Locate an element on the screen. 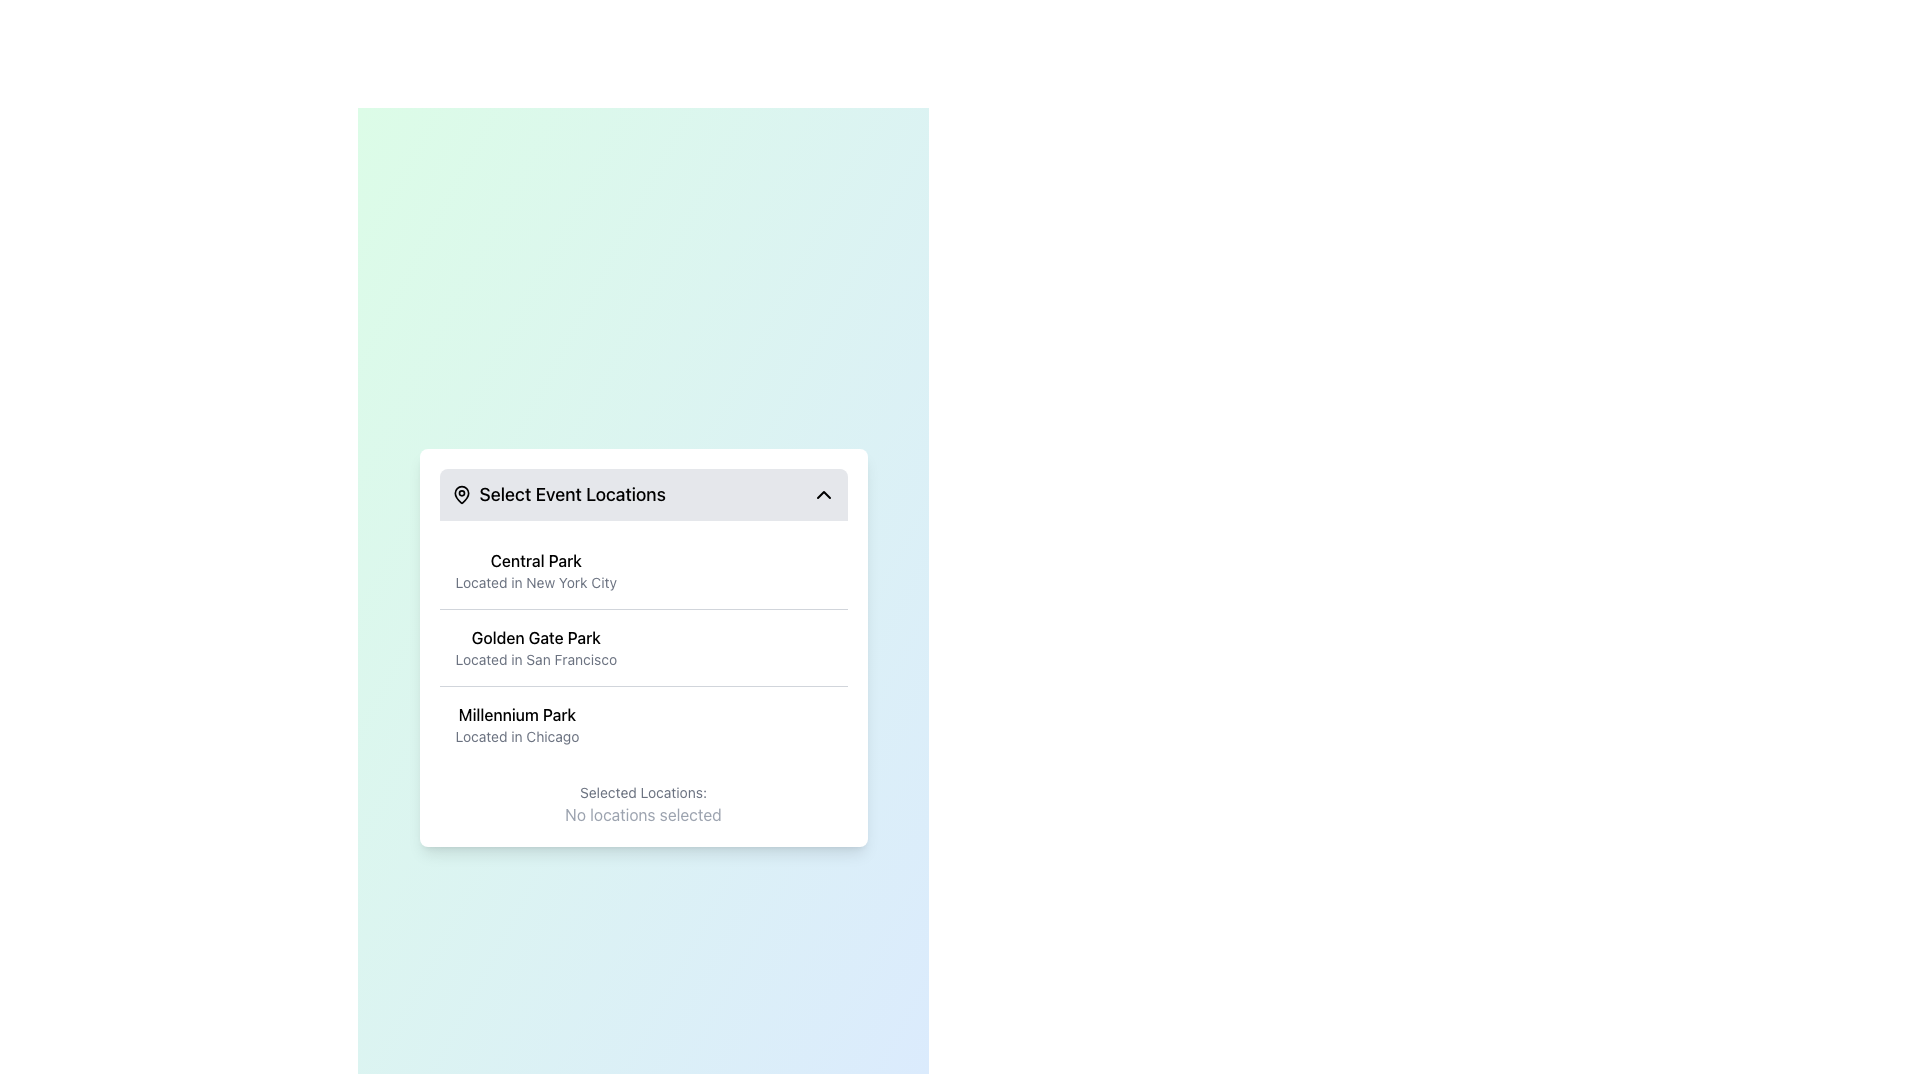 The height and width of the screenshot is (1080, 1920). the outer portion of the map pin icon located at the top left corner of the 'Select Event Locations' dialog box is located at coordinates (460, 494).